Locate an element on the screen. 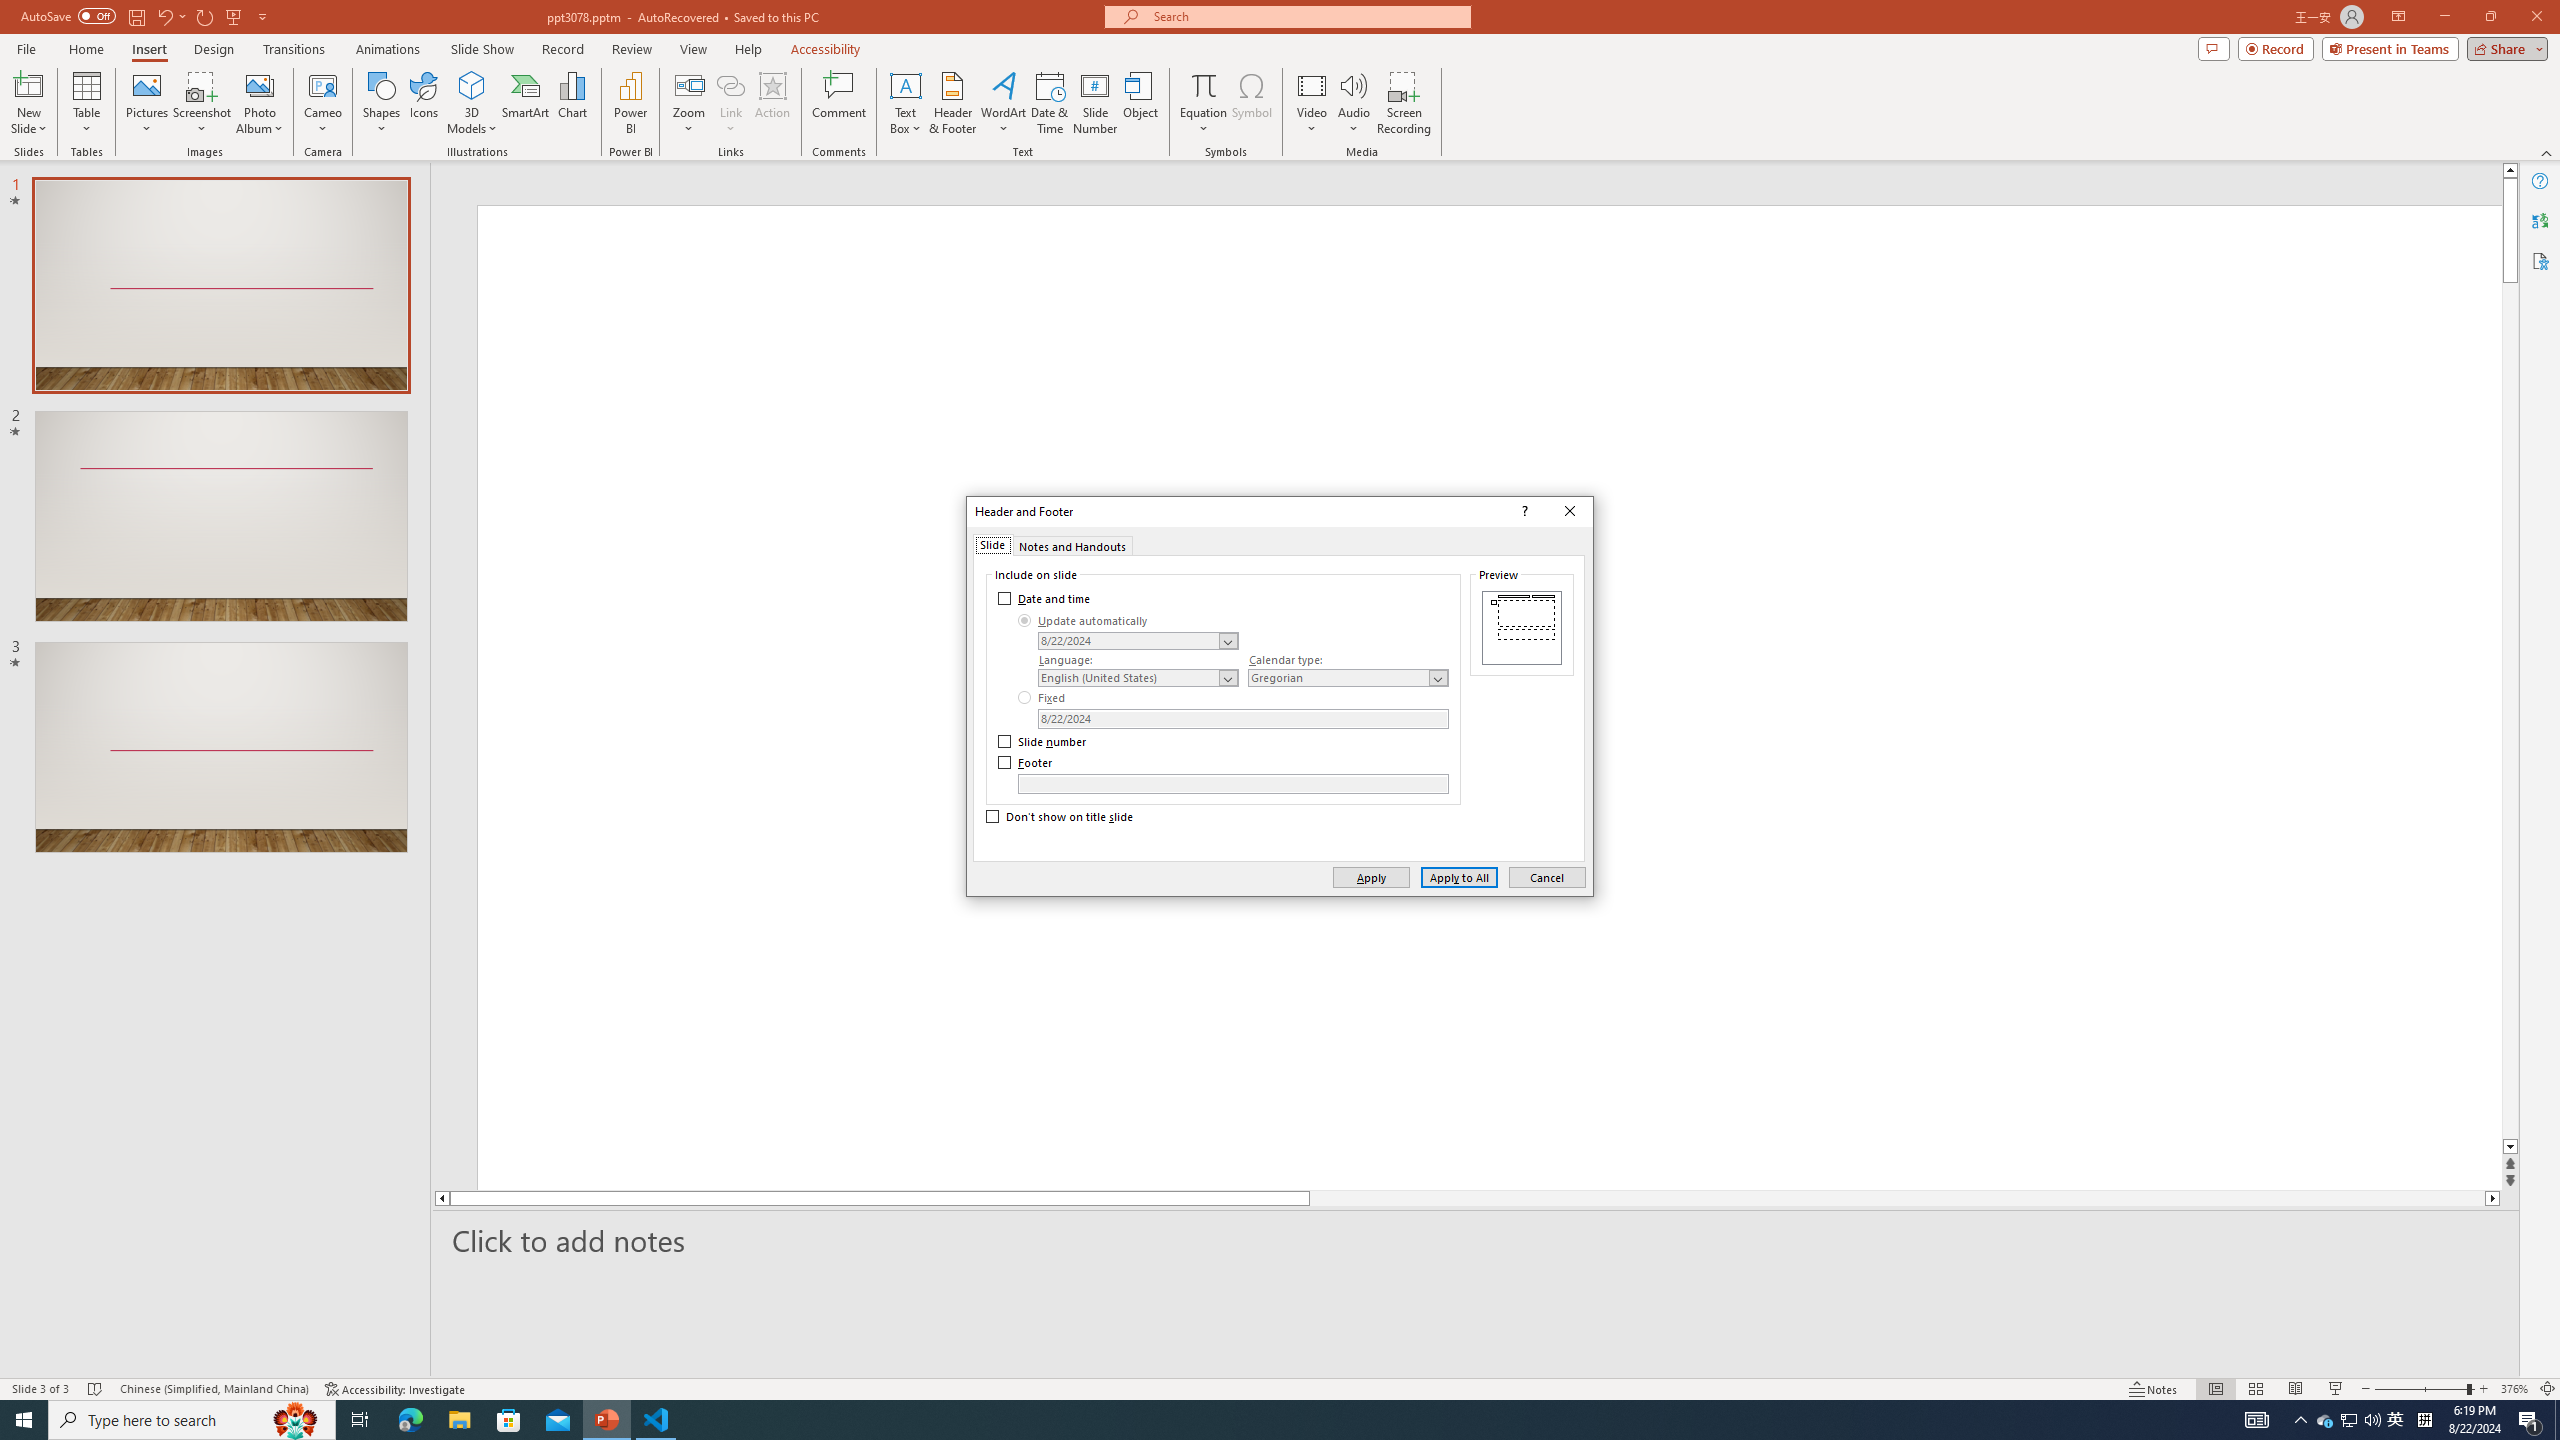 Image resolution: width=2560 pixels, height=1440 pixels. 'Slide number' is located at coordinates (1043, 742).